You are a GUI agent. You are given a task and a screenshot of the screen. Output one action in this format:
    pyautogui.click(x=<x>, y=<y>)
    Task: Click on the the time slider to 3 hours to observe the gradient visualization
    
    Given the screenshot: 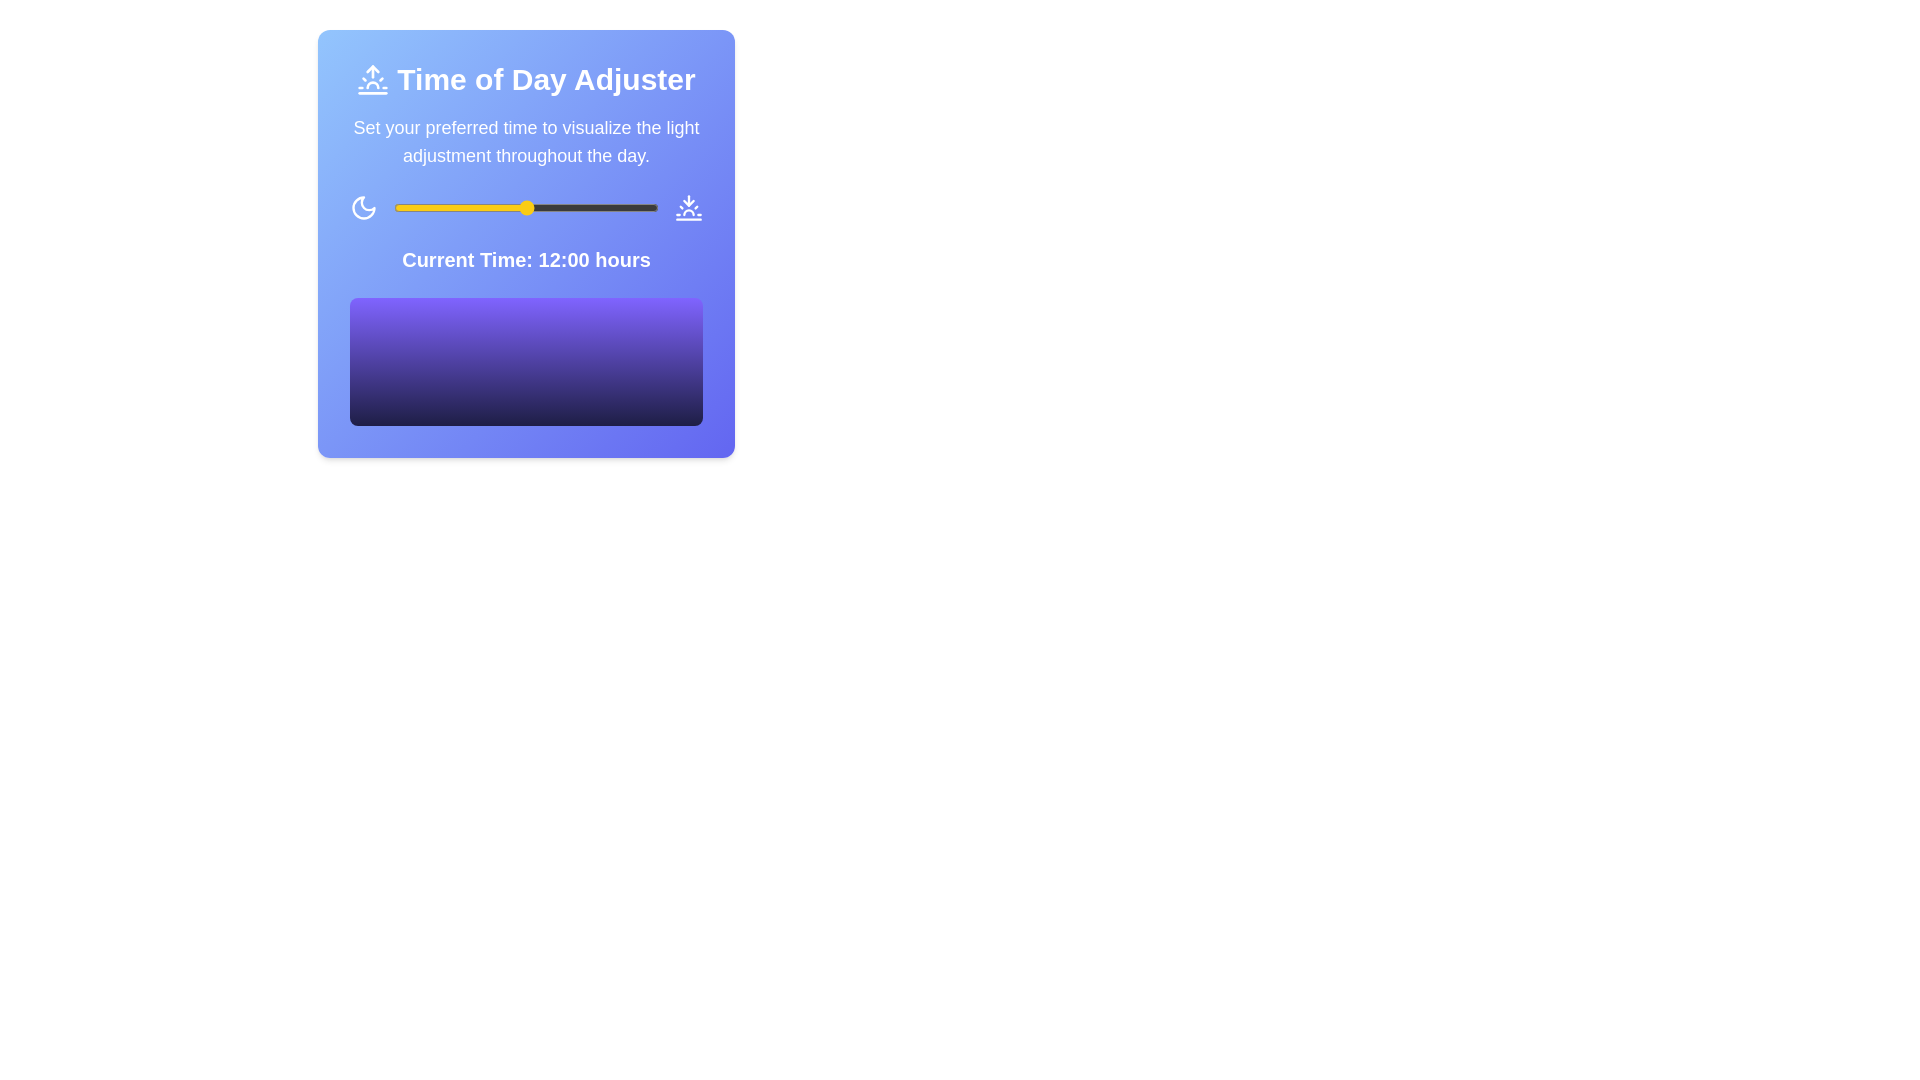 What is the action you would take?
    pyautogui.click(x=426, y=208)
    